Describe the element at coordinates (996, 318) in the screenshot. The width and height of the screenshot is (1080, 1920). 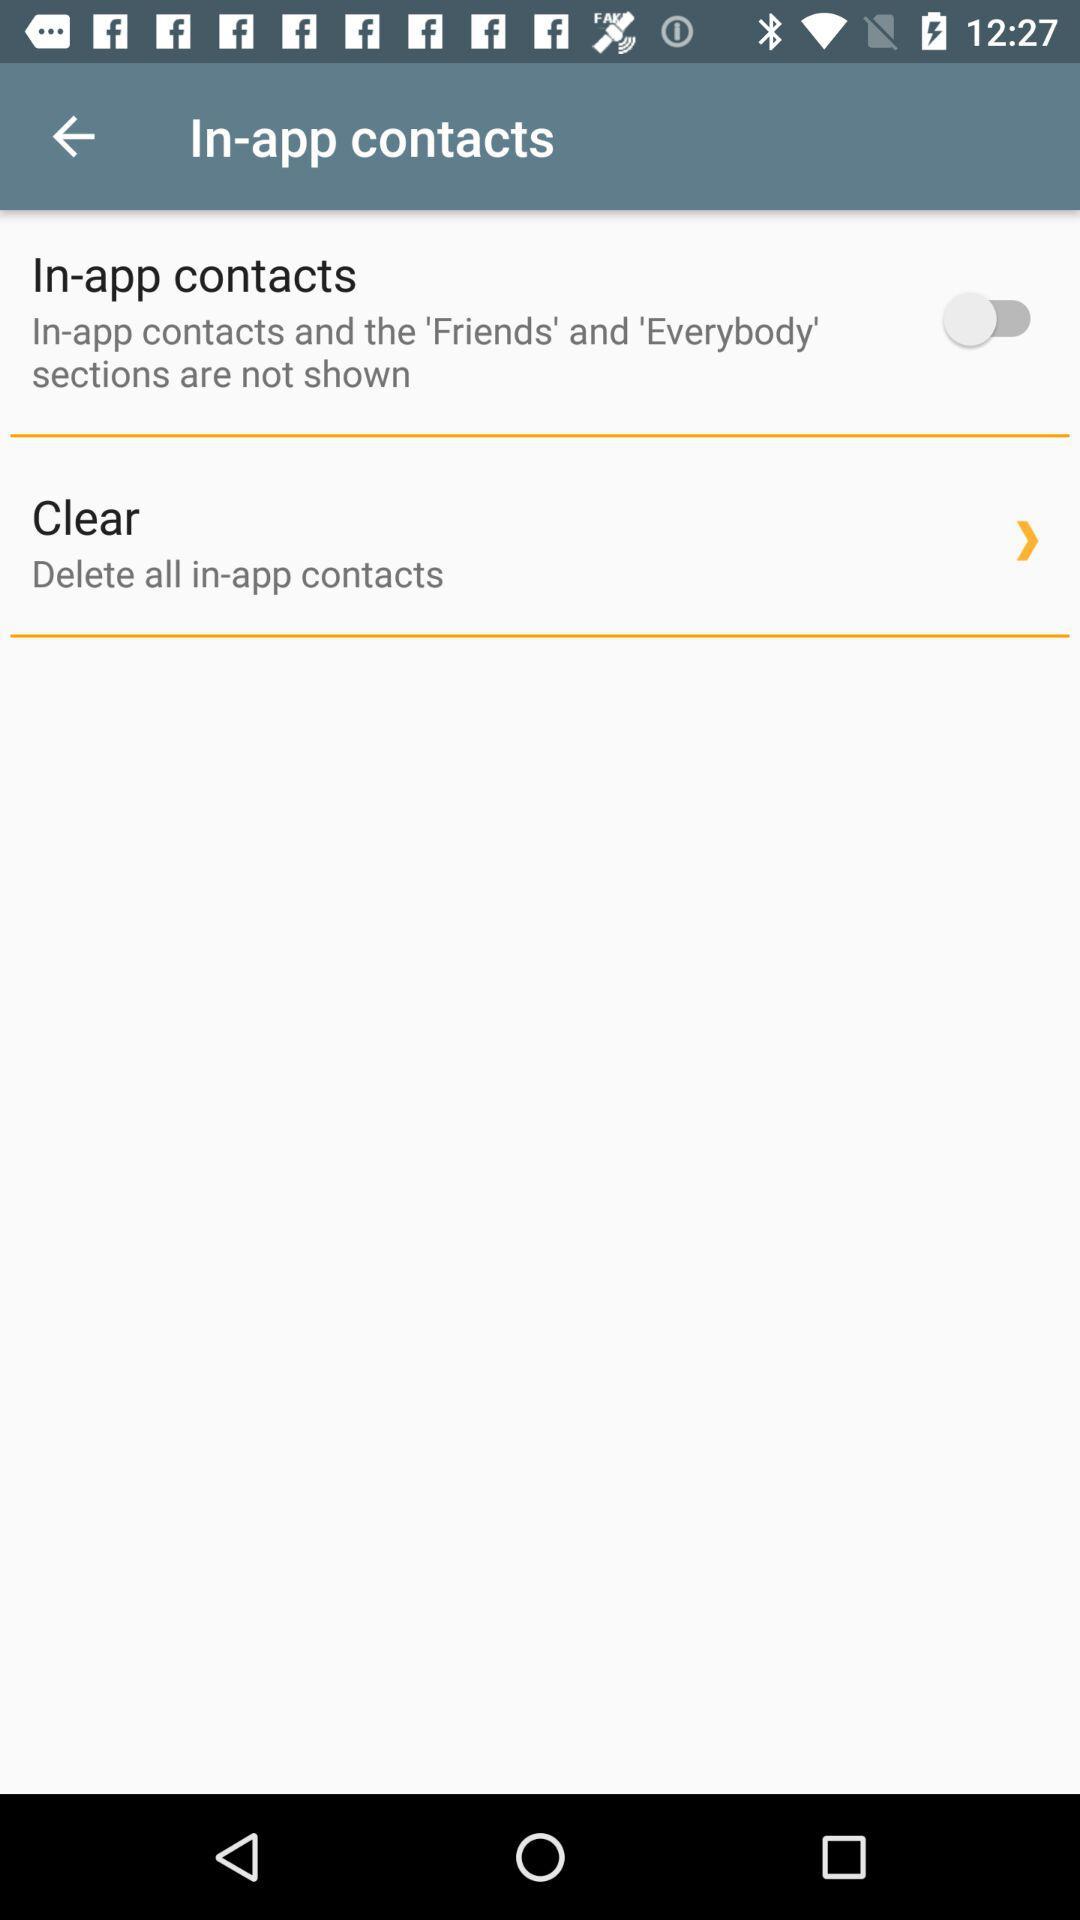
I see `in-app contacts` at that location.